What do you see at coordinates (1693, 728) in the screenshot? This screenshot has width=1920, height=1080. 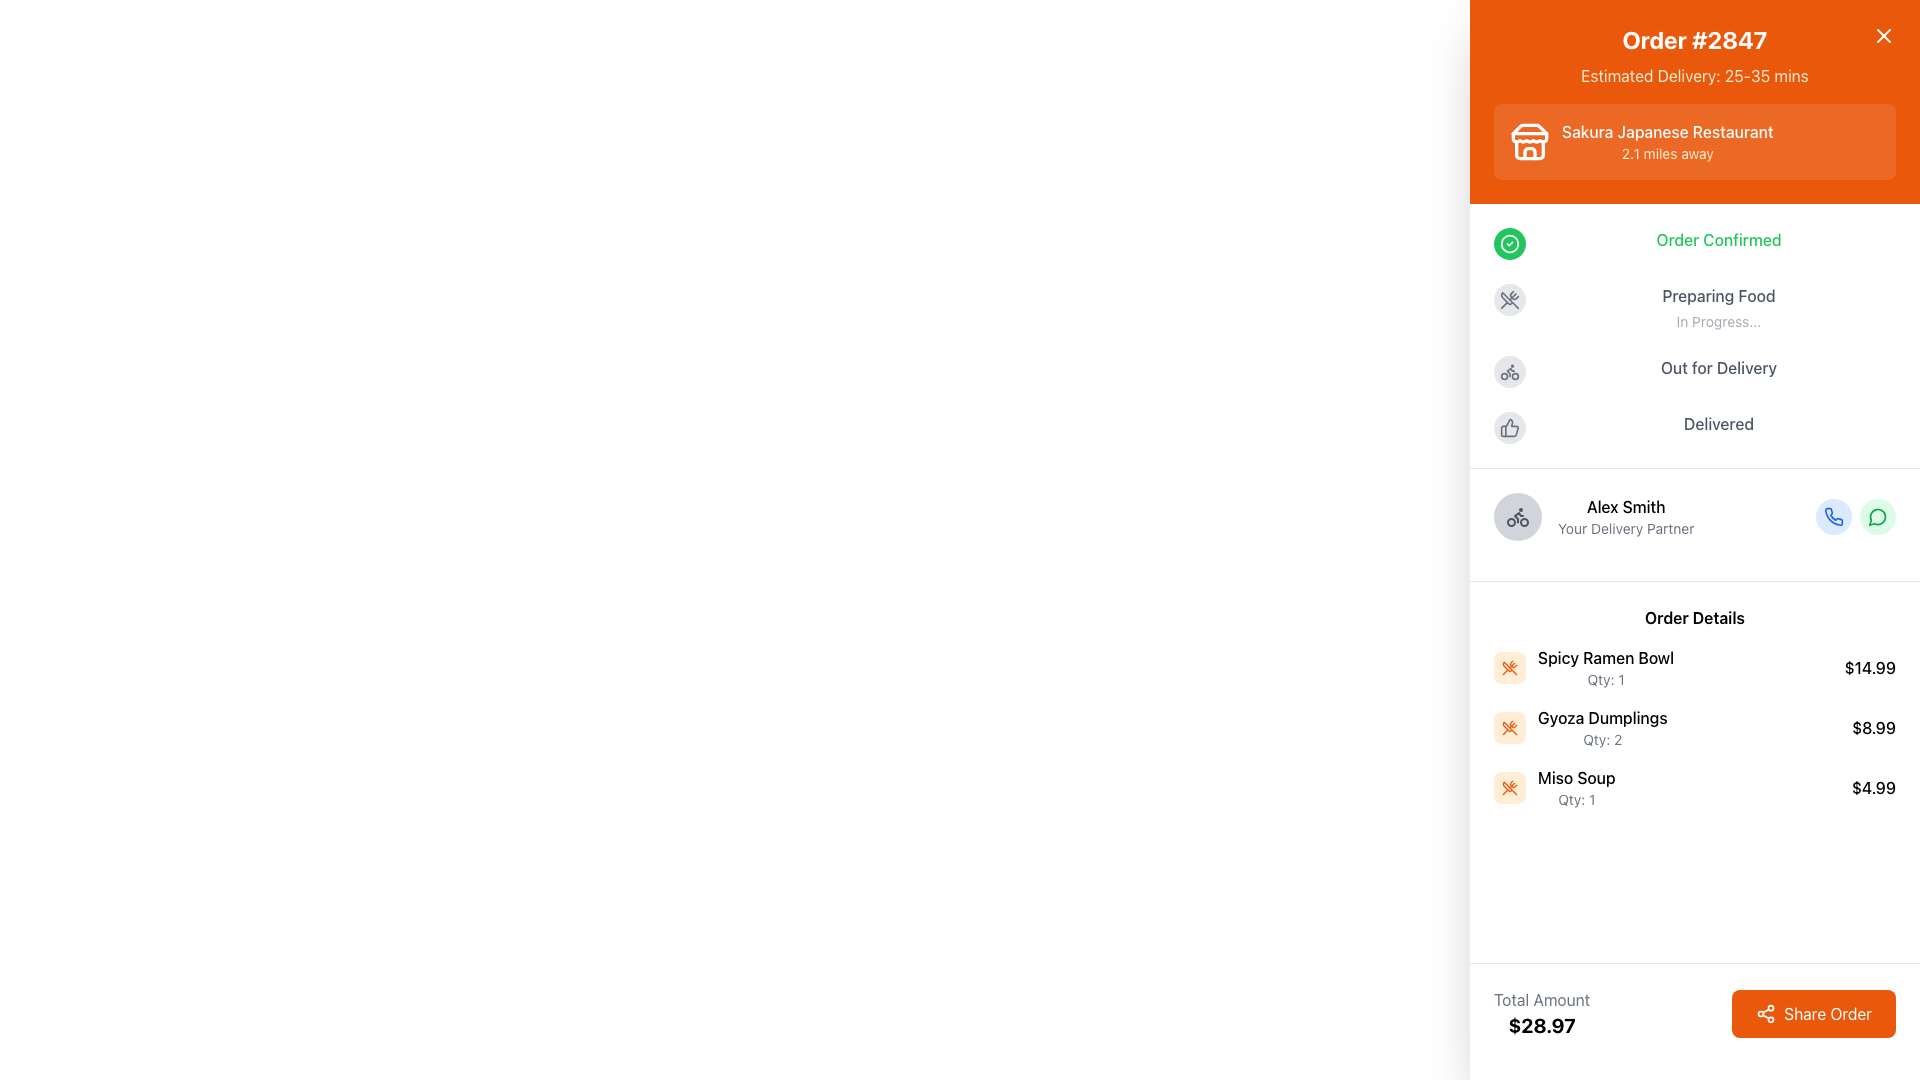 I see `the second list item in the order summary that displays 'Gyoza Dumplings', with quantity 'Qty: 2' and price '$8.99'` at bounding box center [1693, 728].